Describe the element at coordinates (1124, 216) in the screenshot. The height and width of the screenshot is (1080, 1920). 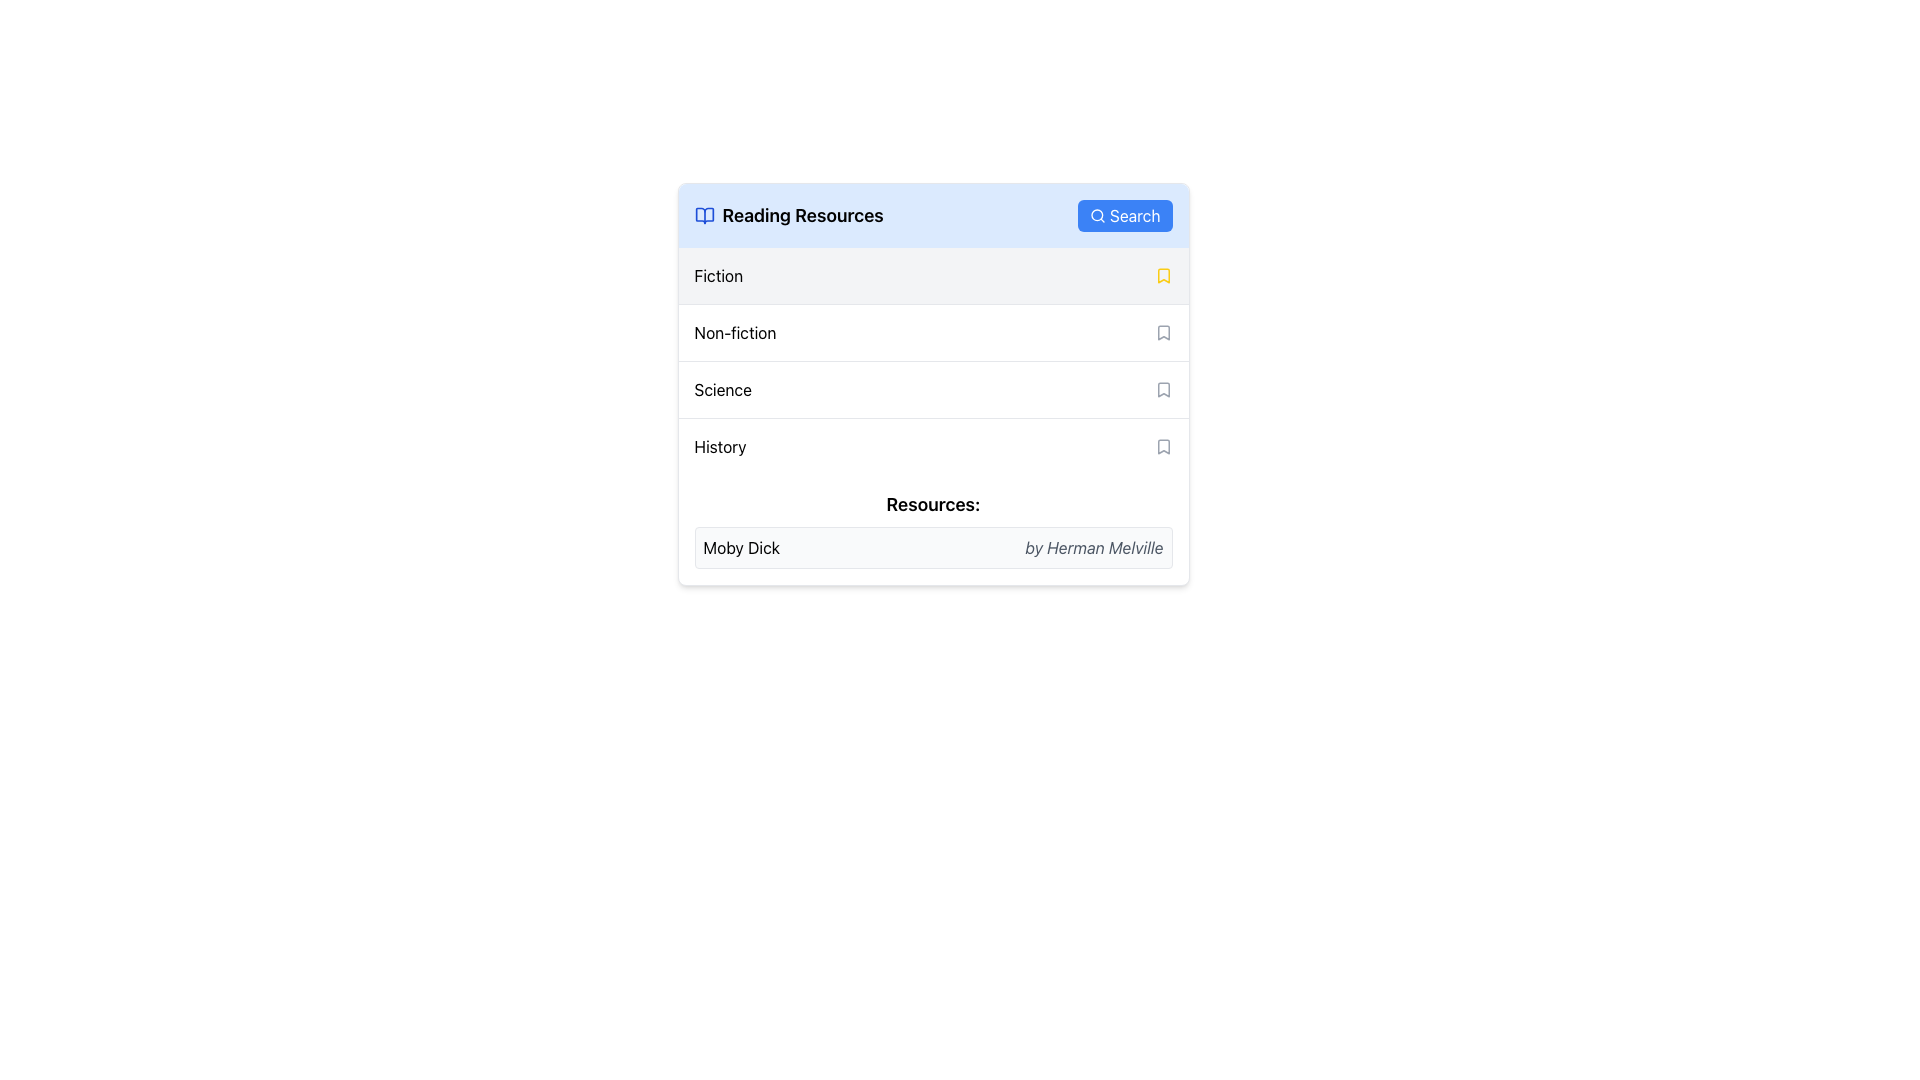
I see `the rectangular 'Search' button with a blue background and white text, located` at that location.